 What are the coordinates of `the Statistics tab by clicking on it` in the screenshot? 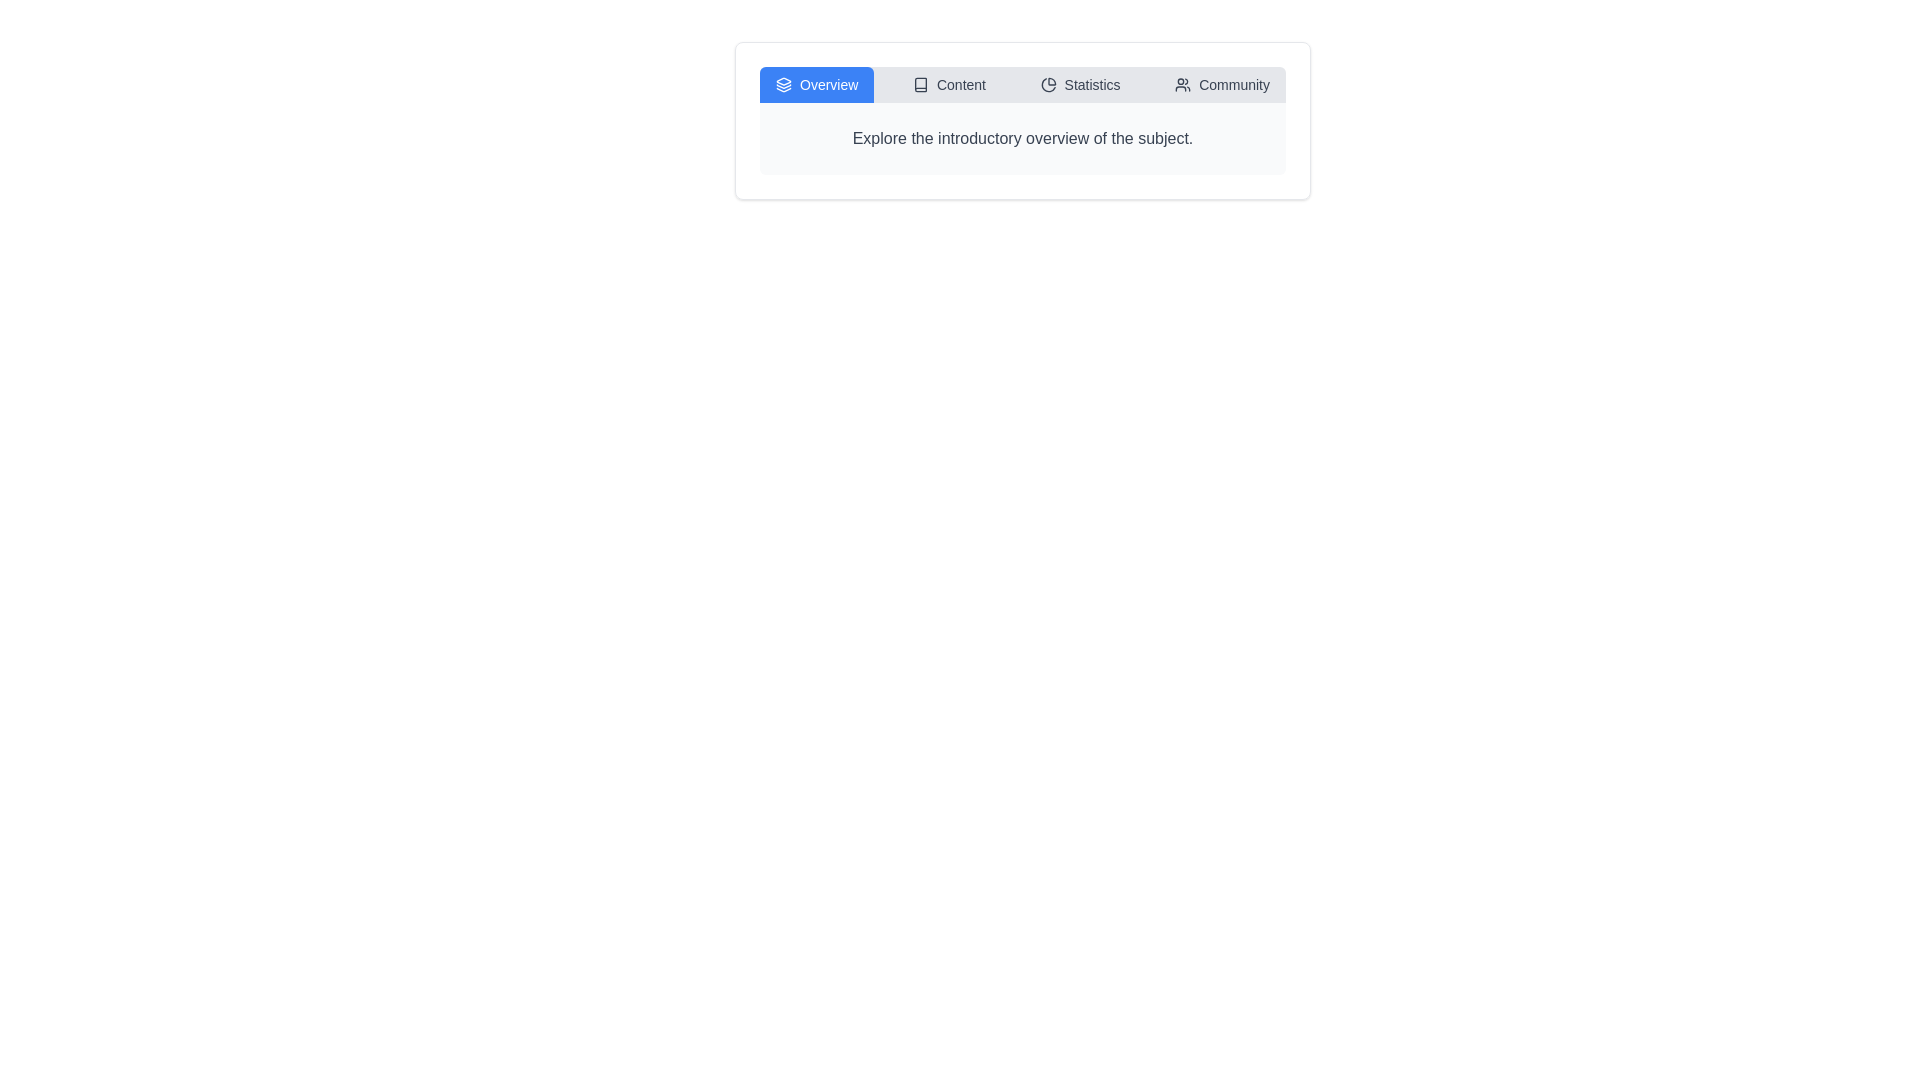 It's located at (1079, 83).